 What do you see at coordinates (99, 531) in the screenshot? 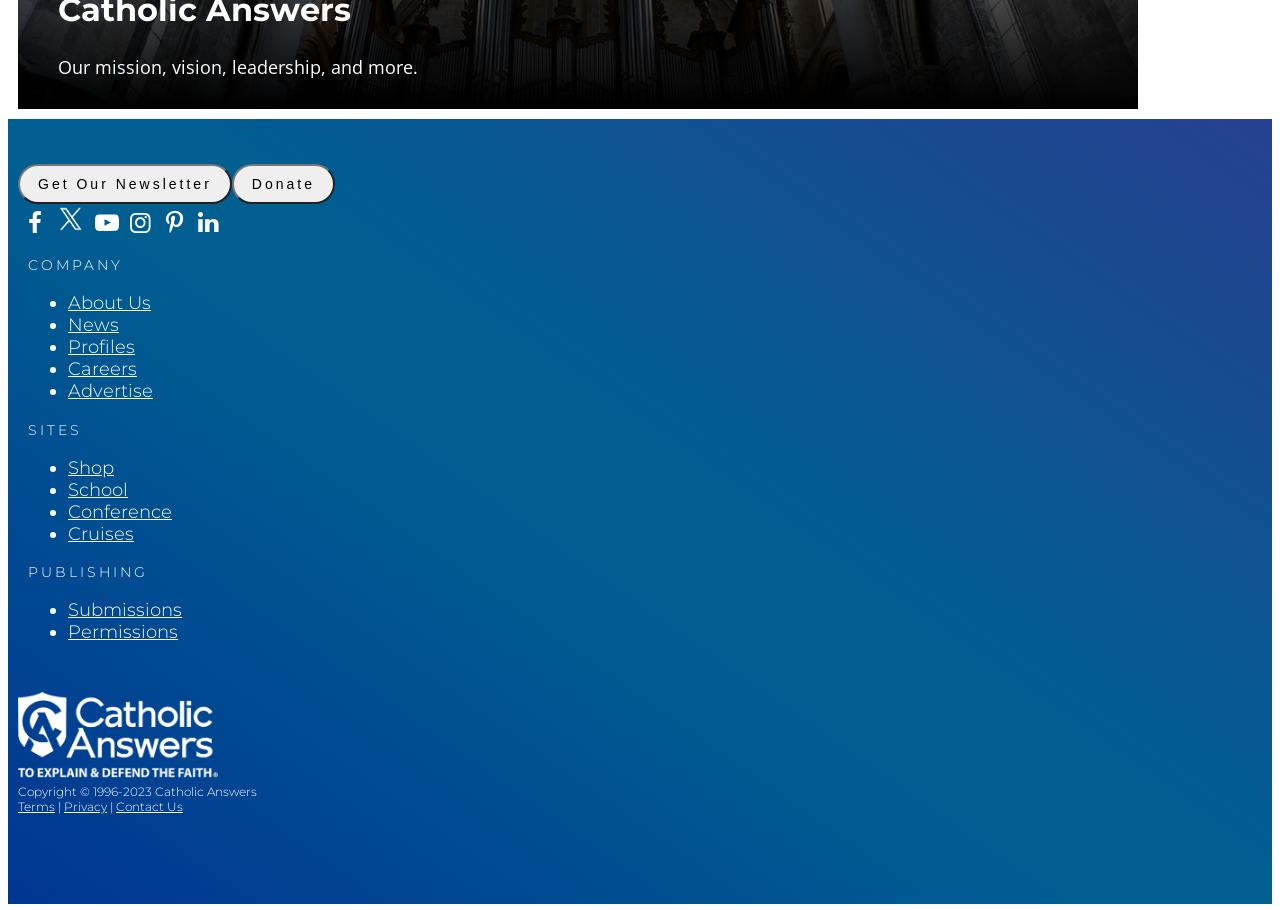
I see `'Cruises'` at bounding box center [99, 531].